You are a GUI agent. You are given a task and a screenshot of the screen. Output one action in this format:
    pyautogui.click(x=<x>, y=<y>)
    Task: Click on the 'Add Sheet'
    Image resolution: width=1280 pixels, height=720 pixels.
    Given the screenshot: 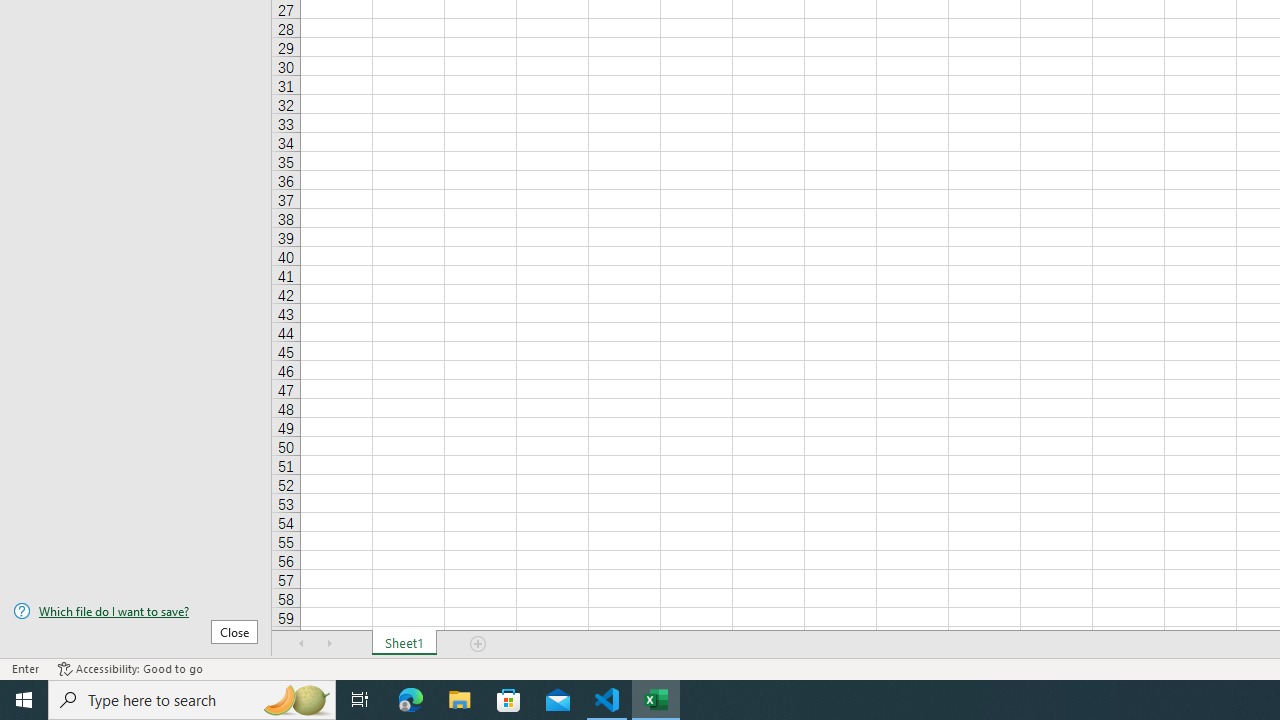 What is the action you would take?
    pyautogui.click(x=477, y=644)
    